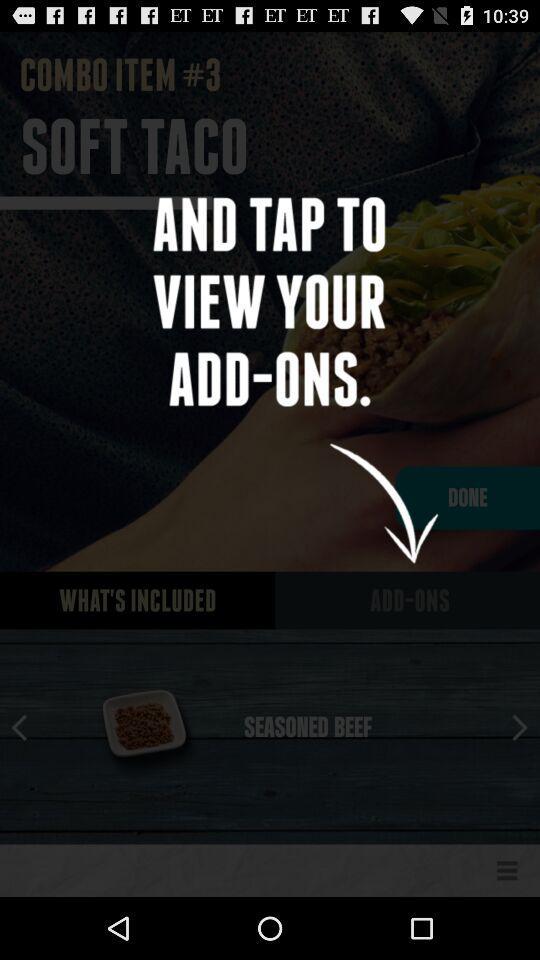 The height and width of the screenshot is (960, 540). Describe the element at coordinates (18, 777) in the screenshot. I see `the arrow_backward icon` at that location.